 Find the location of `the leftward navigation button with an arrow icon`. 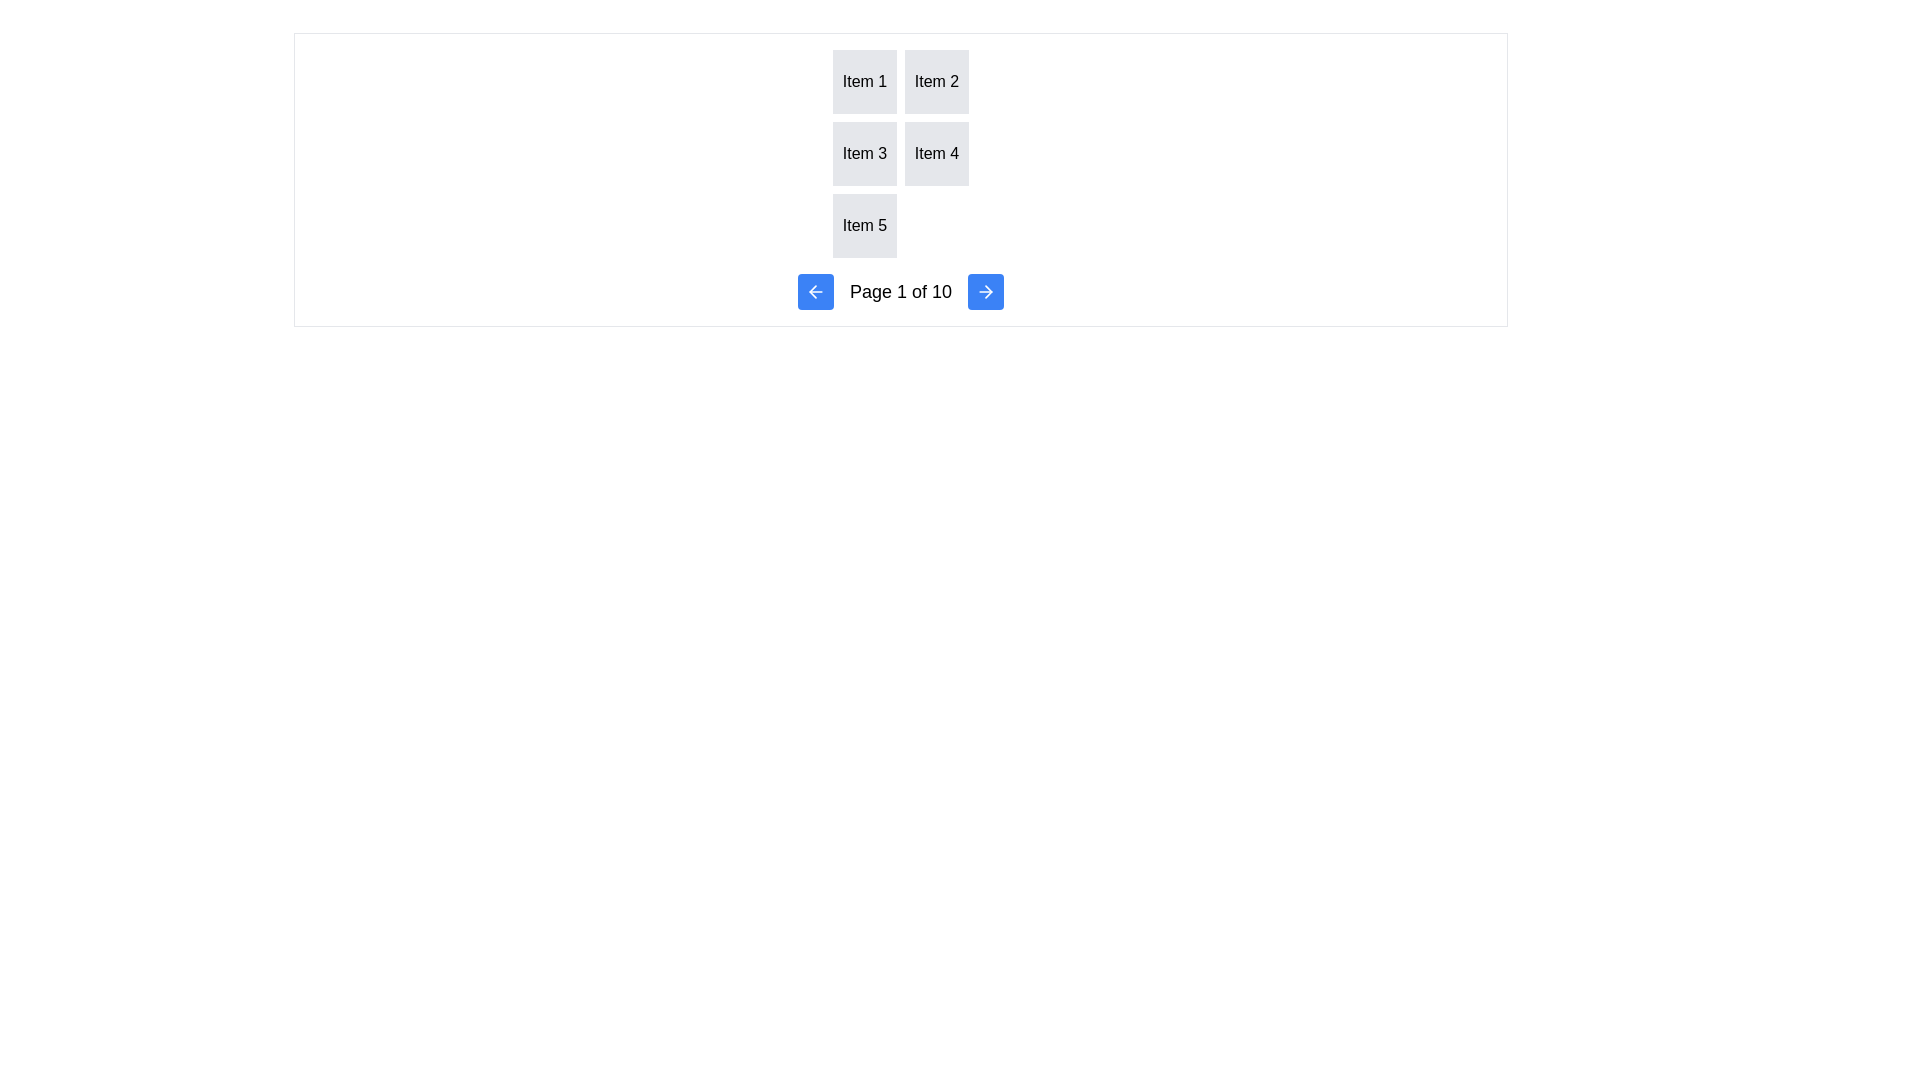

the leftward navigation button with an arrow icon is located at coordinates (816, 292).